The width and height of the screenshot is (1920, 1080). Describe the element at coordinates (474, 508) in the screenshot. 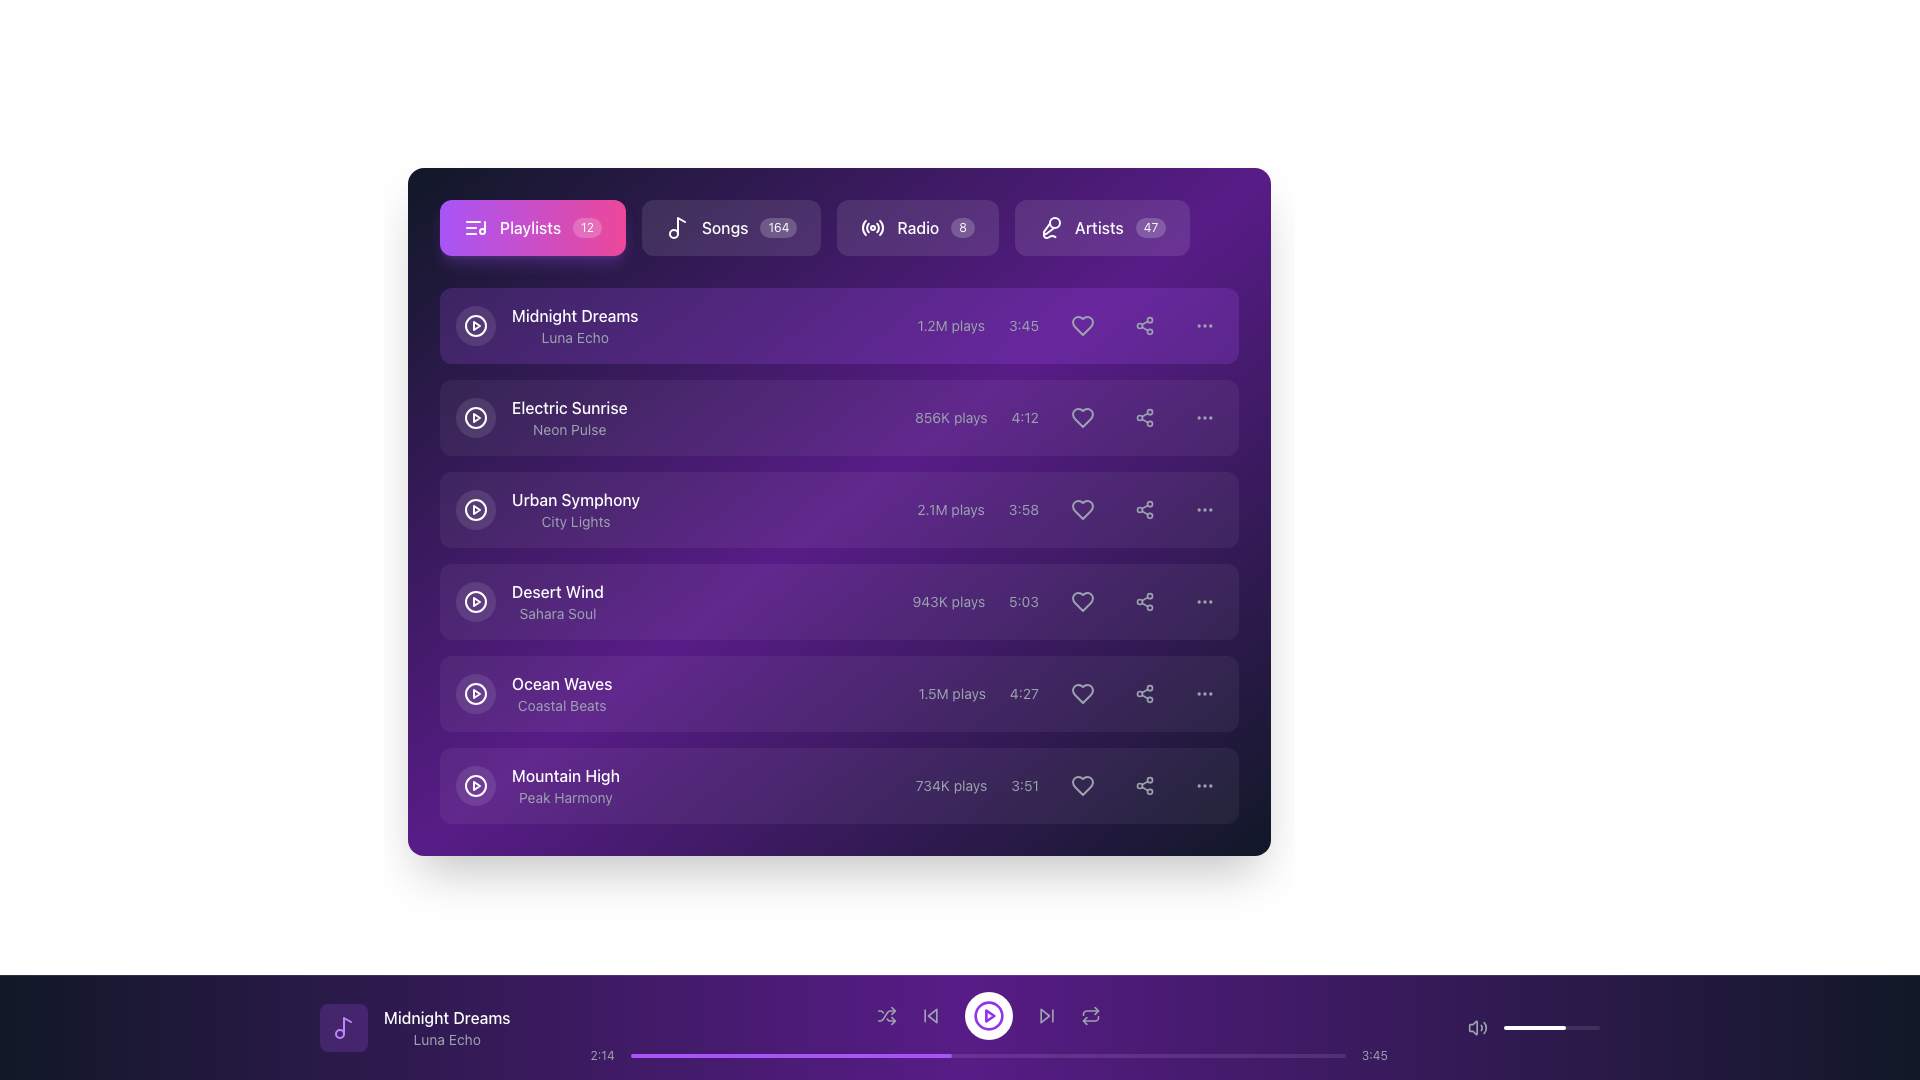

I see `the play button for the track 'Urban Symphony' located in the third position of the vertically stacked list in the playlist area` at that location.